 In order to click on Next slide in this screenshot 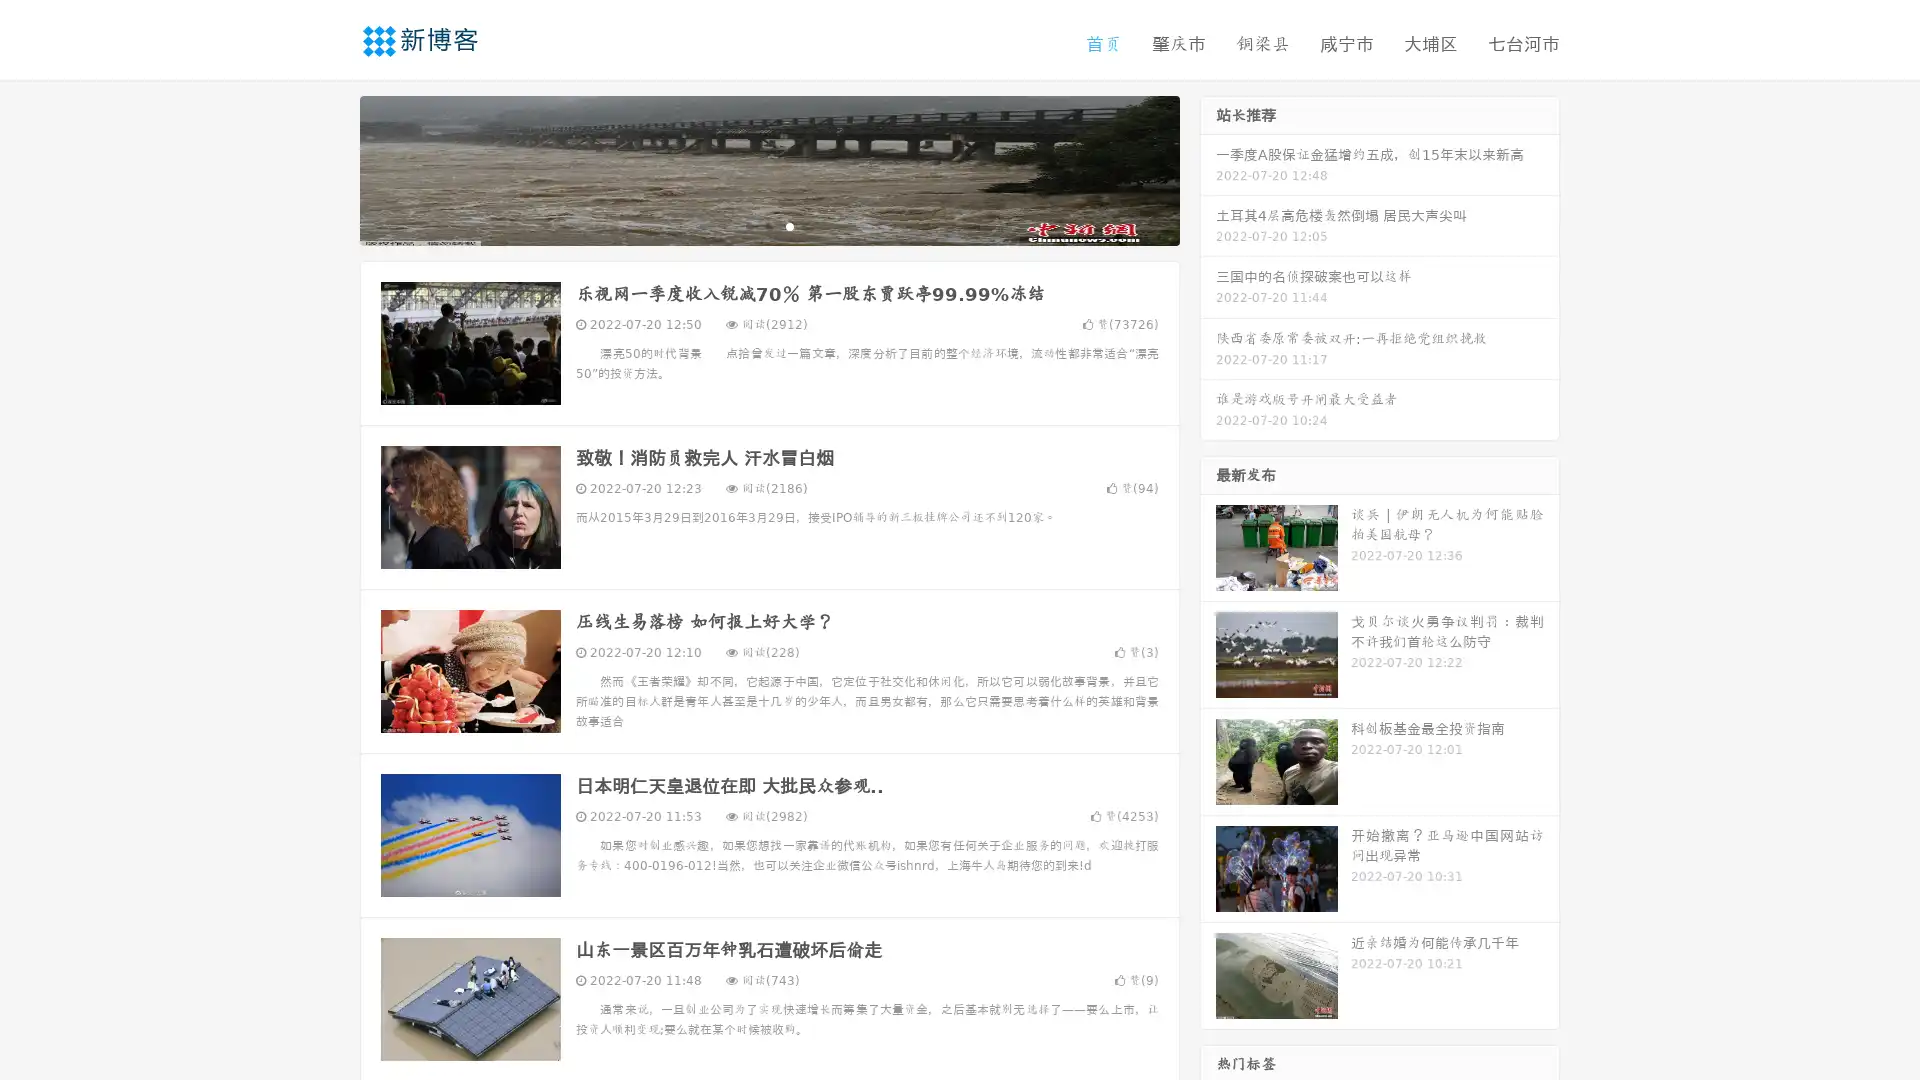, I will do `click(1208, 168)`.